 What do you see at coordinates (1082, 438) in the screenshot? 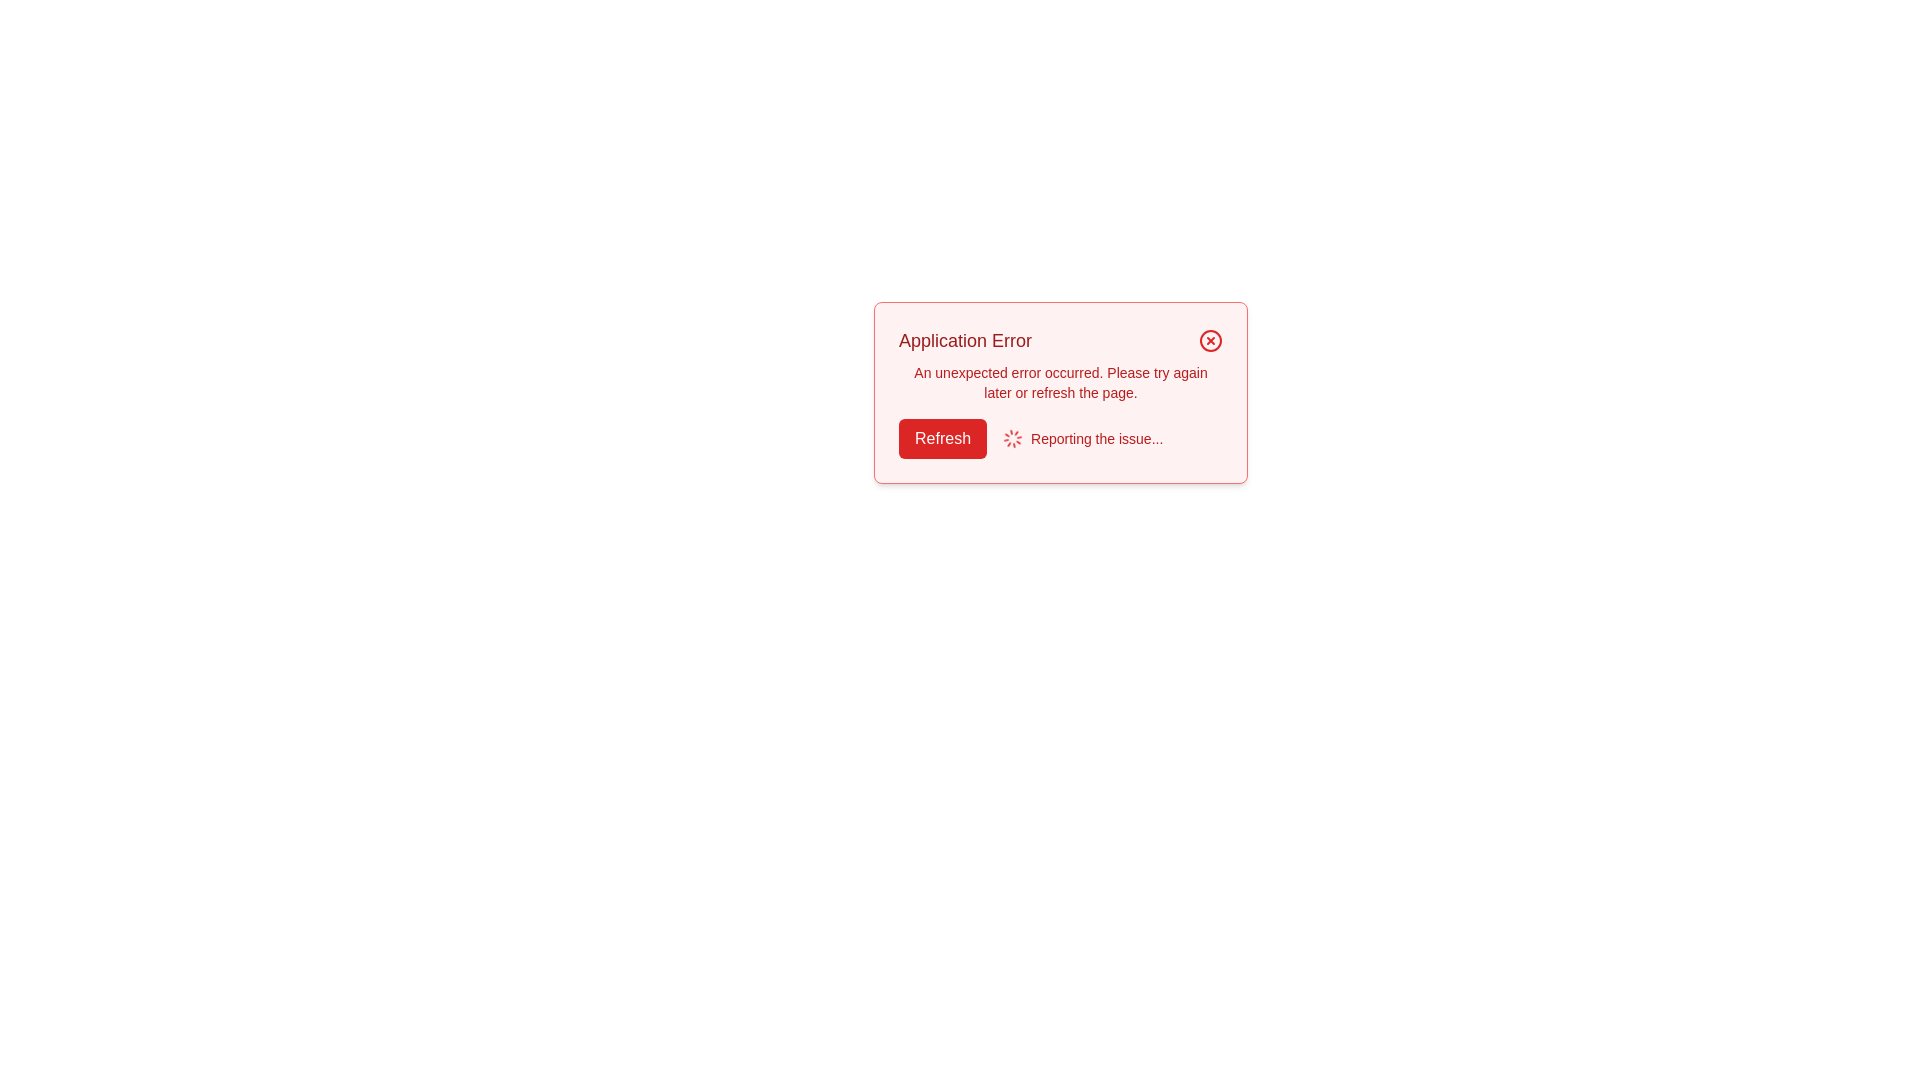
I see `the Label with spinning loader that displays the text 'Reporting the issue...' located to the right of the red 'Refresh' button in the bottom section of the 'Application Error' dialog box` at bounding box center [1082, 438].